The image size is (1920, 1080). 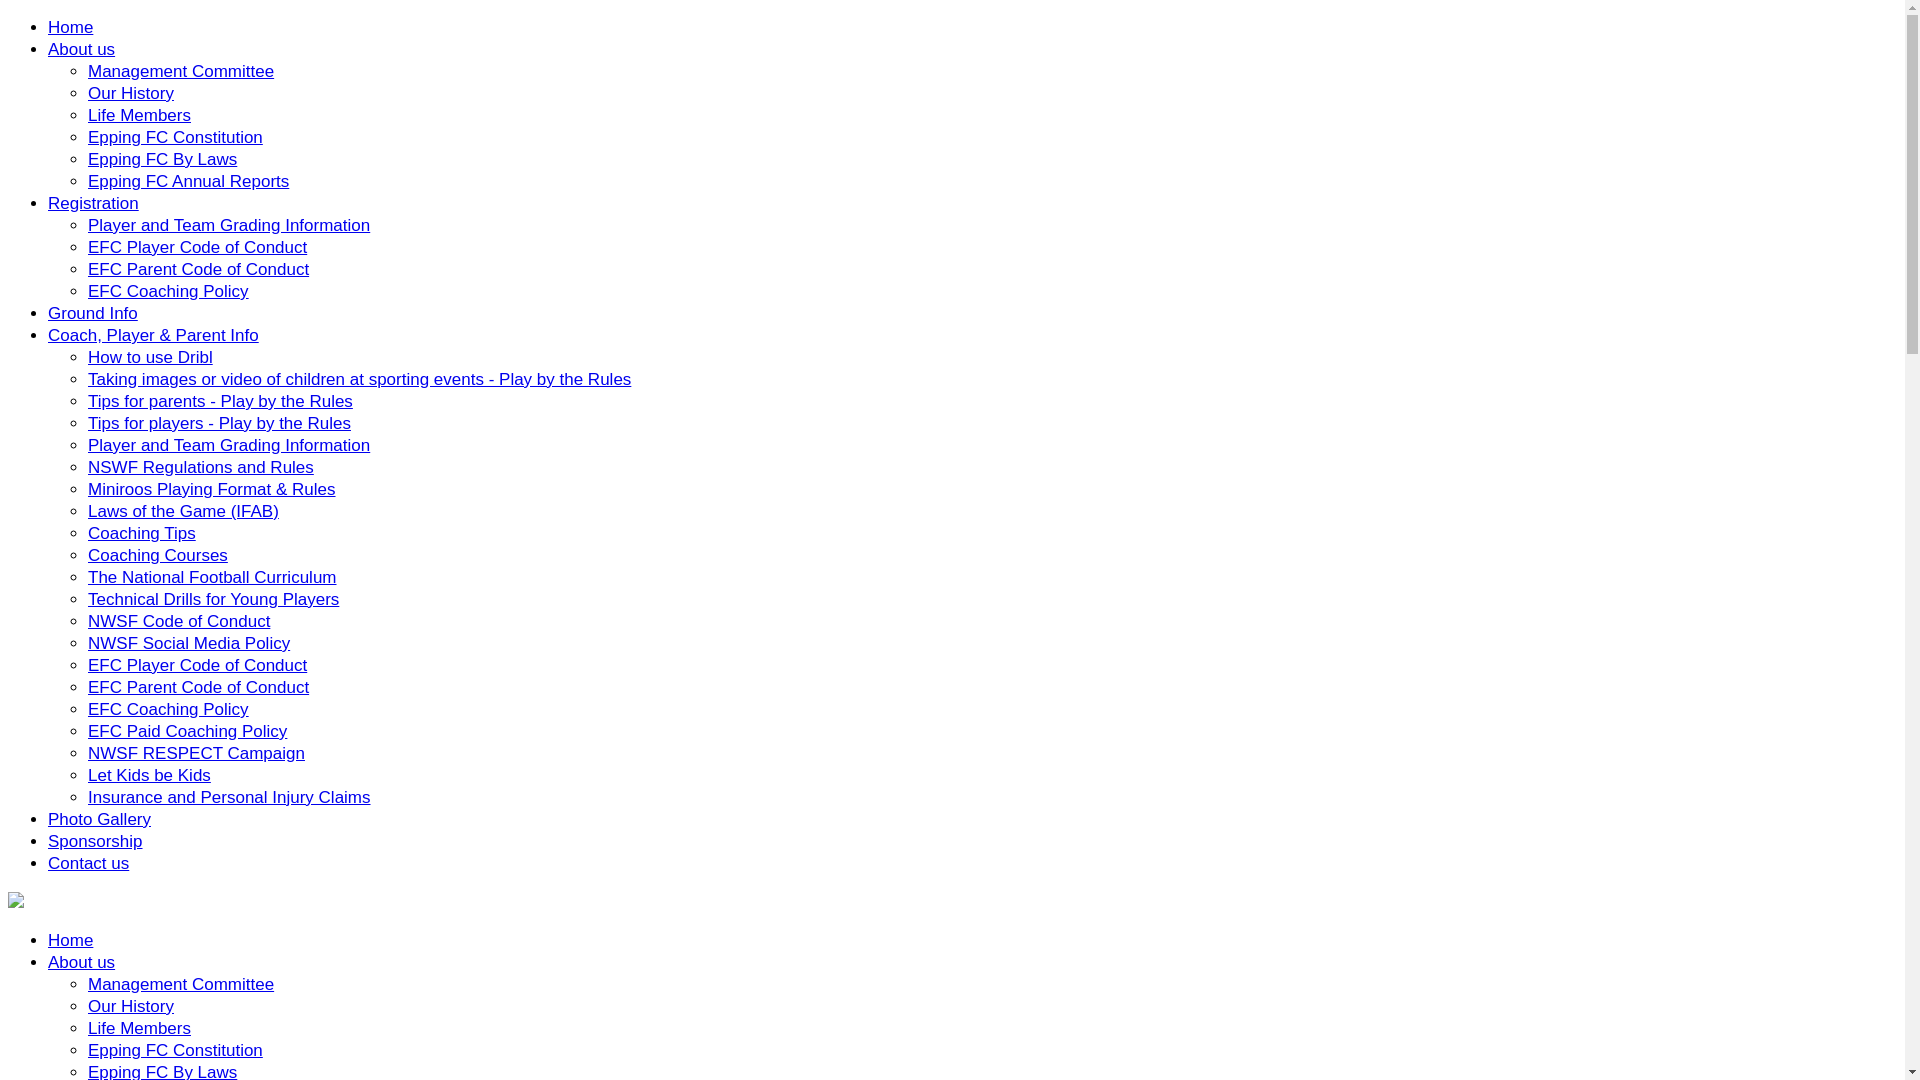 What do you see at coordinates (129, 1006) in the screenshot?
I see `'Our History'` at bounding box center [129, 1006].